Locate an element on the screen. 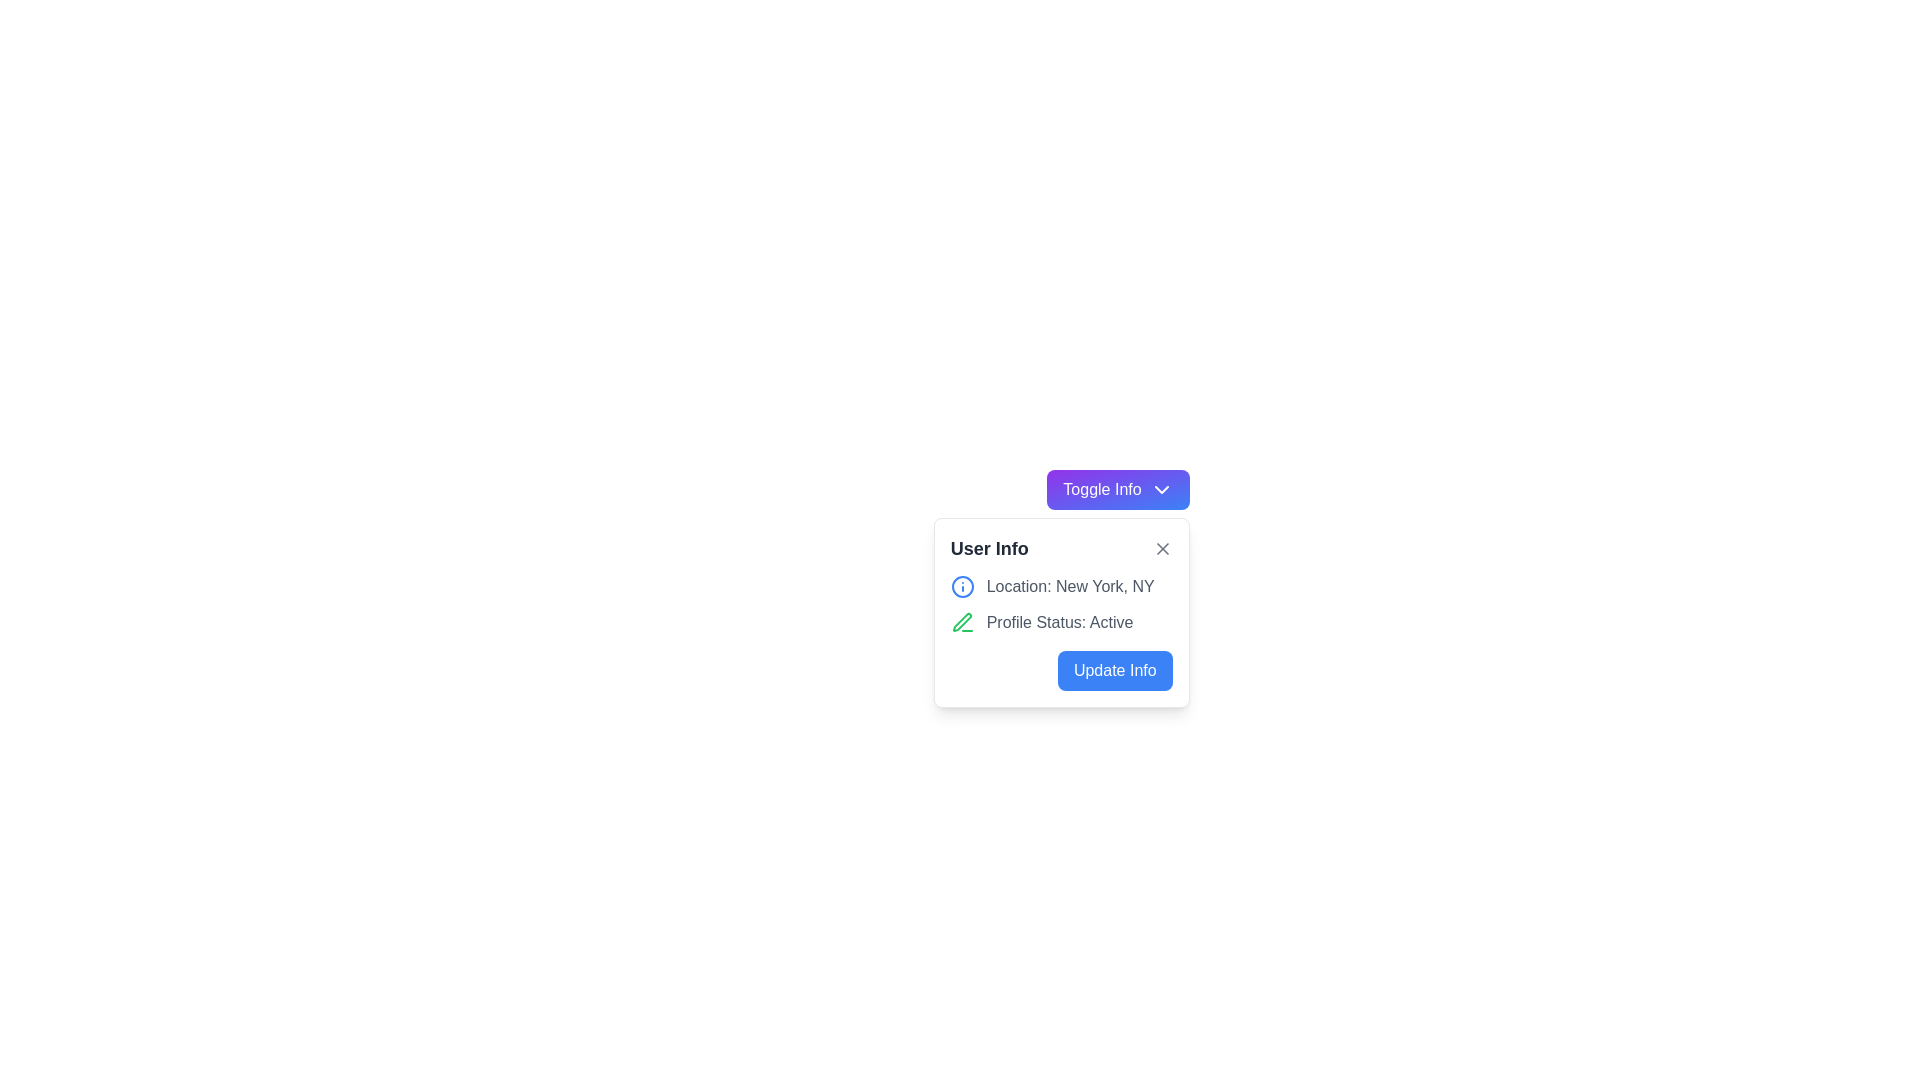 This screenshot has width=1920, height=1080. the text element that reads 'Location: New York, NY' with a blue circular icon to its left in the 'User Info' section is located at coordinates (1060, 585).